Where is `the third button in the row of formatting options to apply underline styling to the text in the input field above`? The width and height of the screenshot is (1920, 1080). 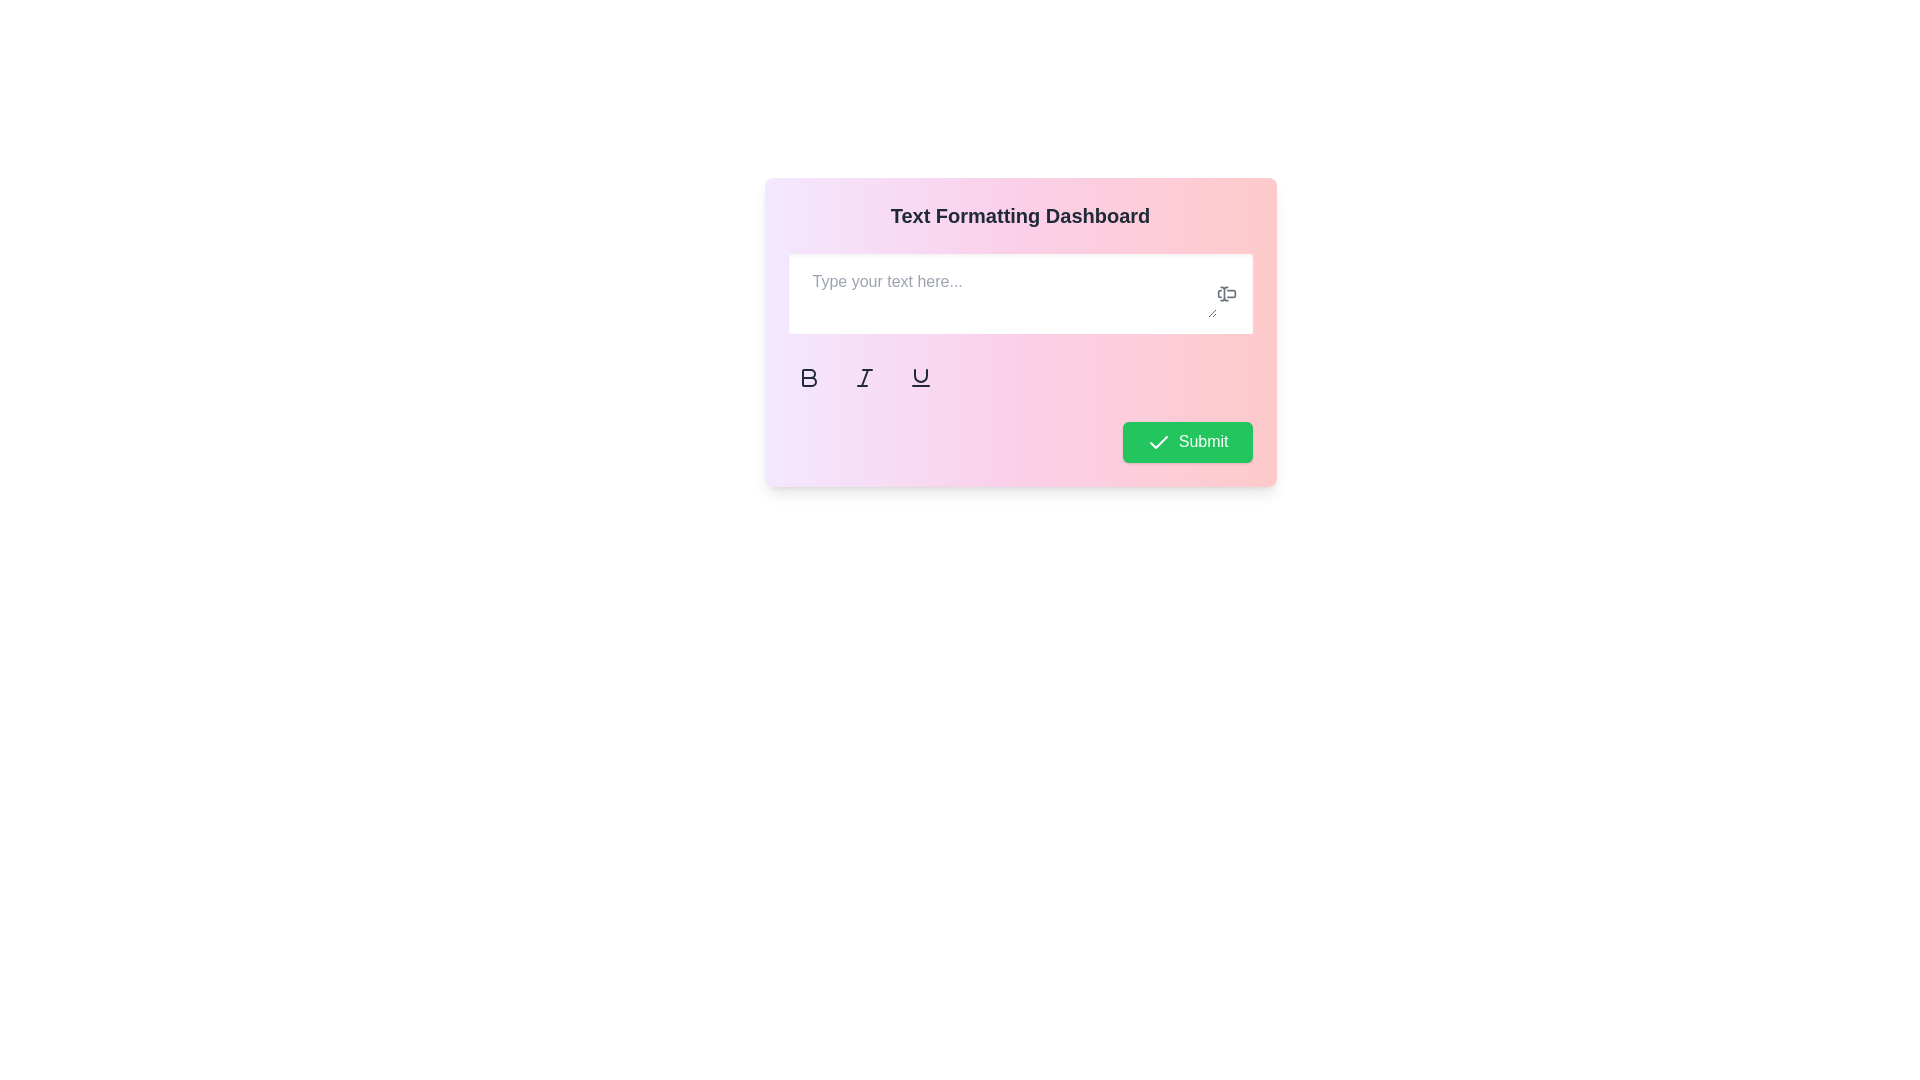
the third button in the row of formatting options to apply underline styling to the text in the input field above is located at coordinates (919, 378).